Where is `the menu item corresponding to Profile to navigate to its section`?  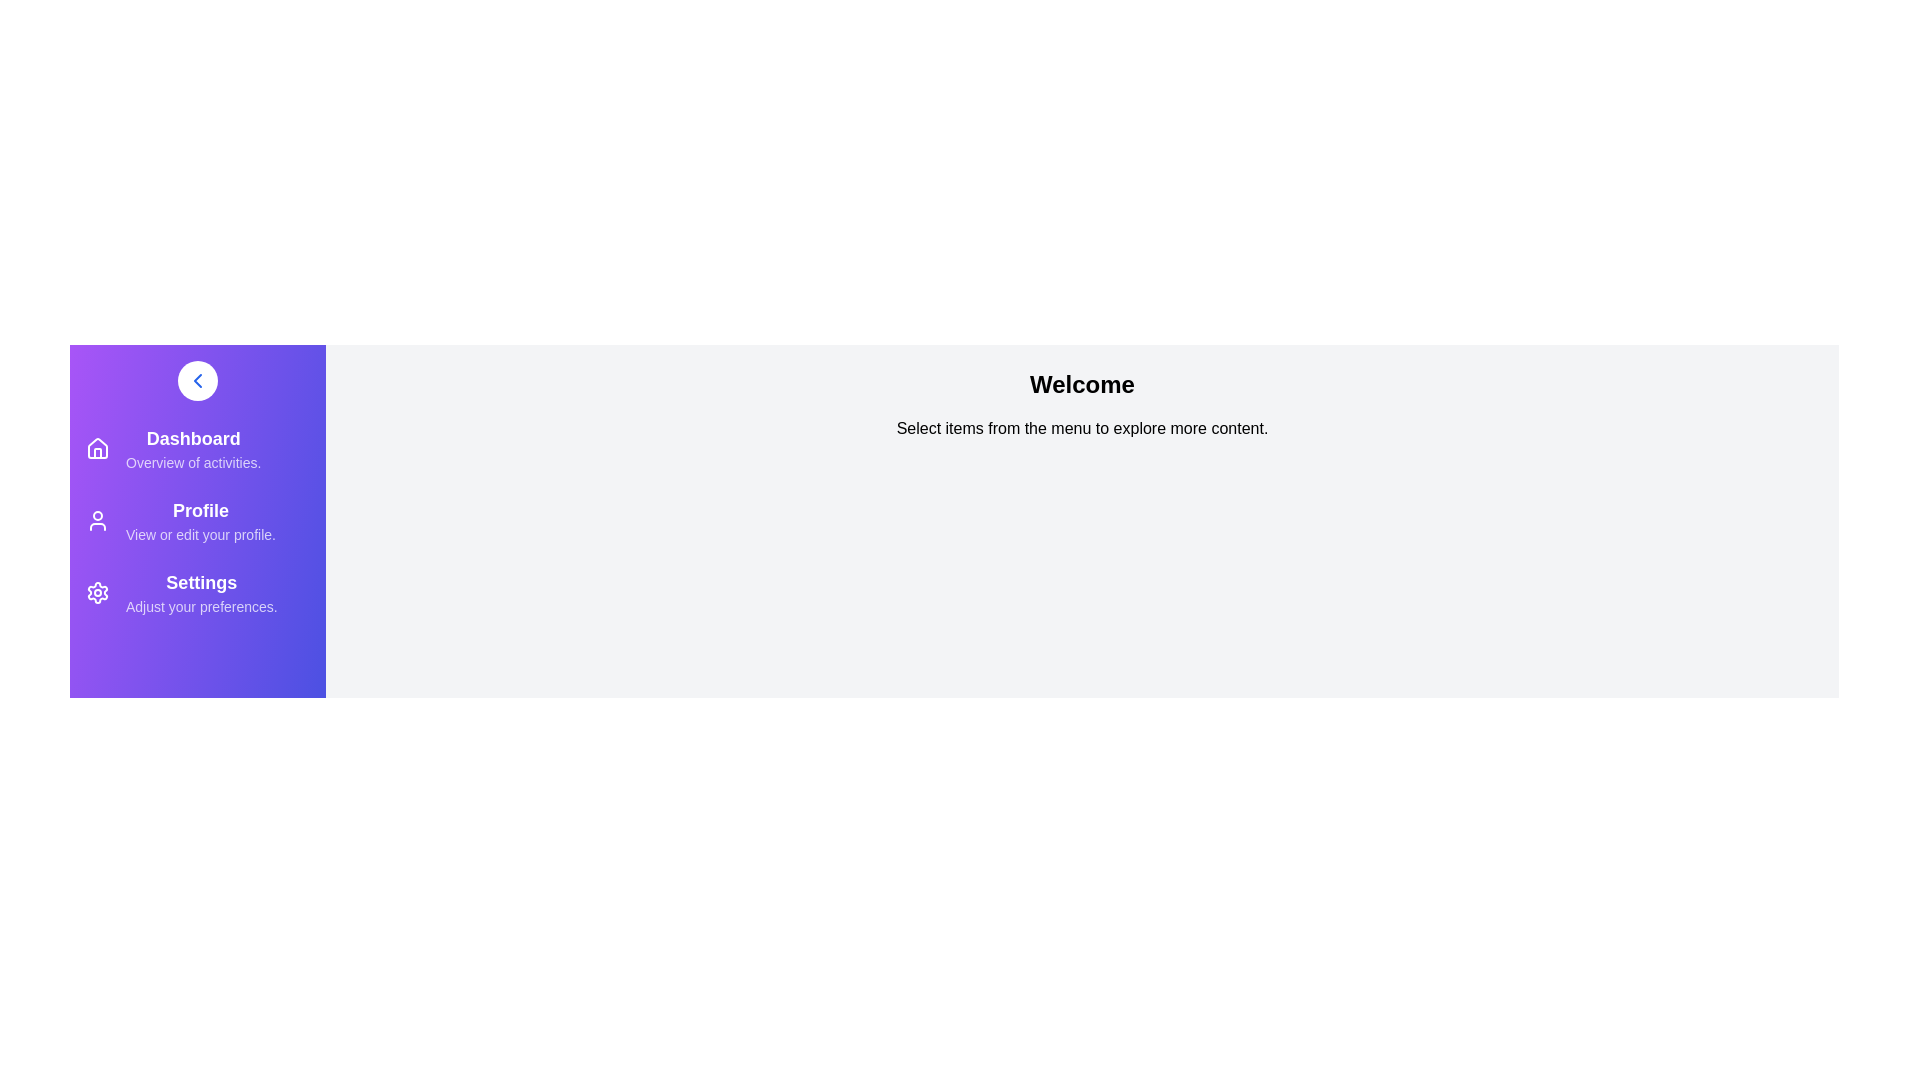 the menu item corresponding to Profile to navigate to its section is located at coordinates (197, 519).